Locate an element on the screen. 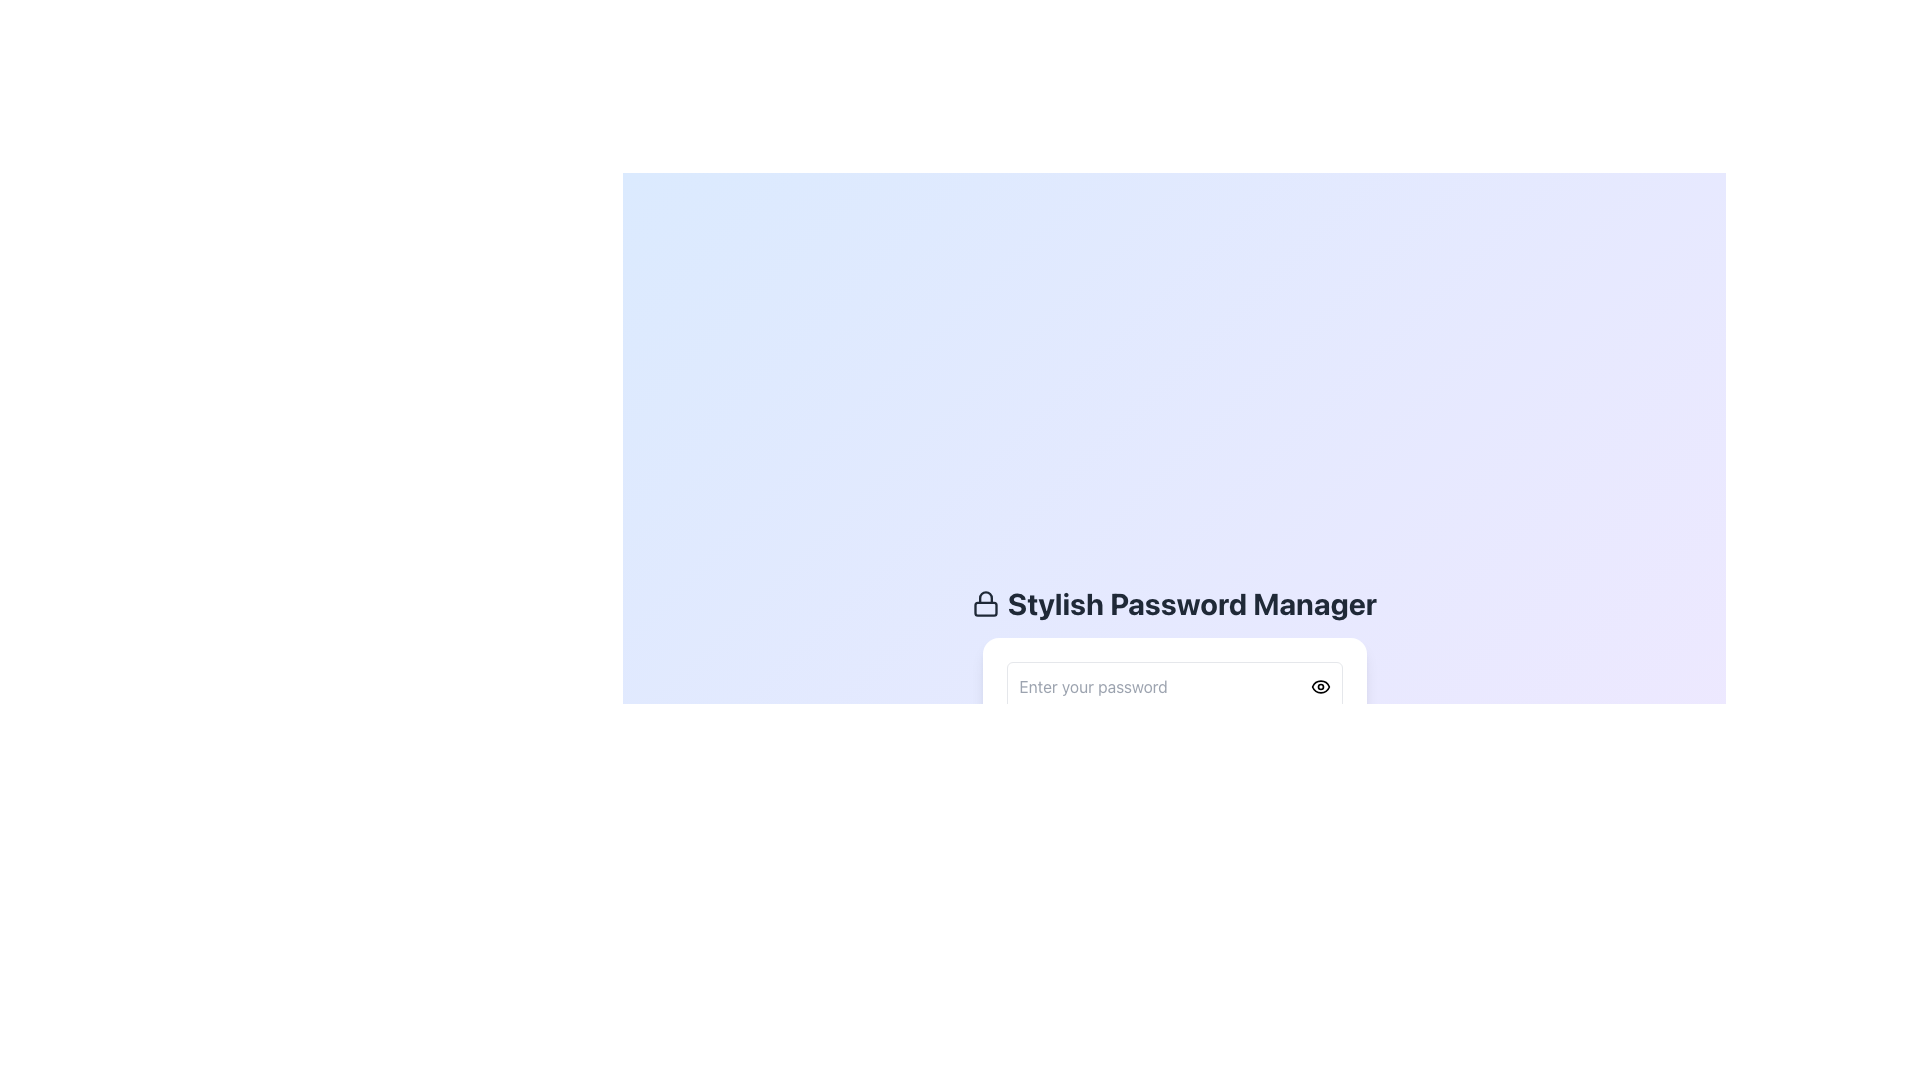 This screenshot has width=1920, height=1080. the text block with an icon, which serves as the header for the password manager application is located at coordinates (1174, 603).